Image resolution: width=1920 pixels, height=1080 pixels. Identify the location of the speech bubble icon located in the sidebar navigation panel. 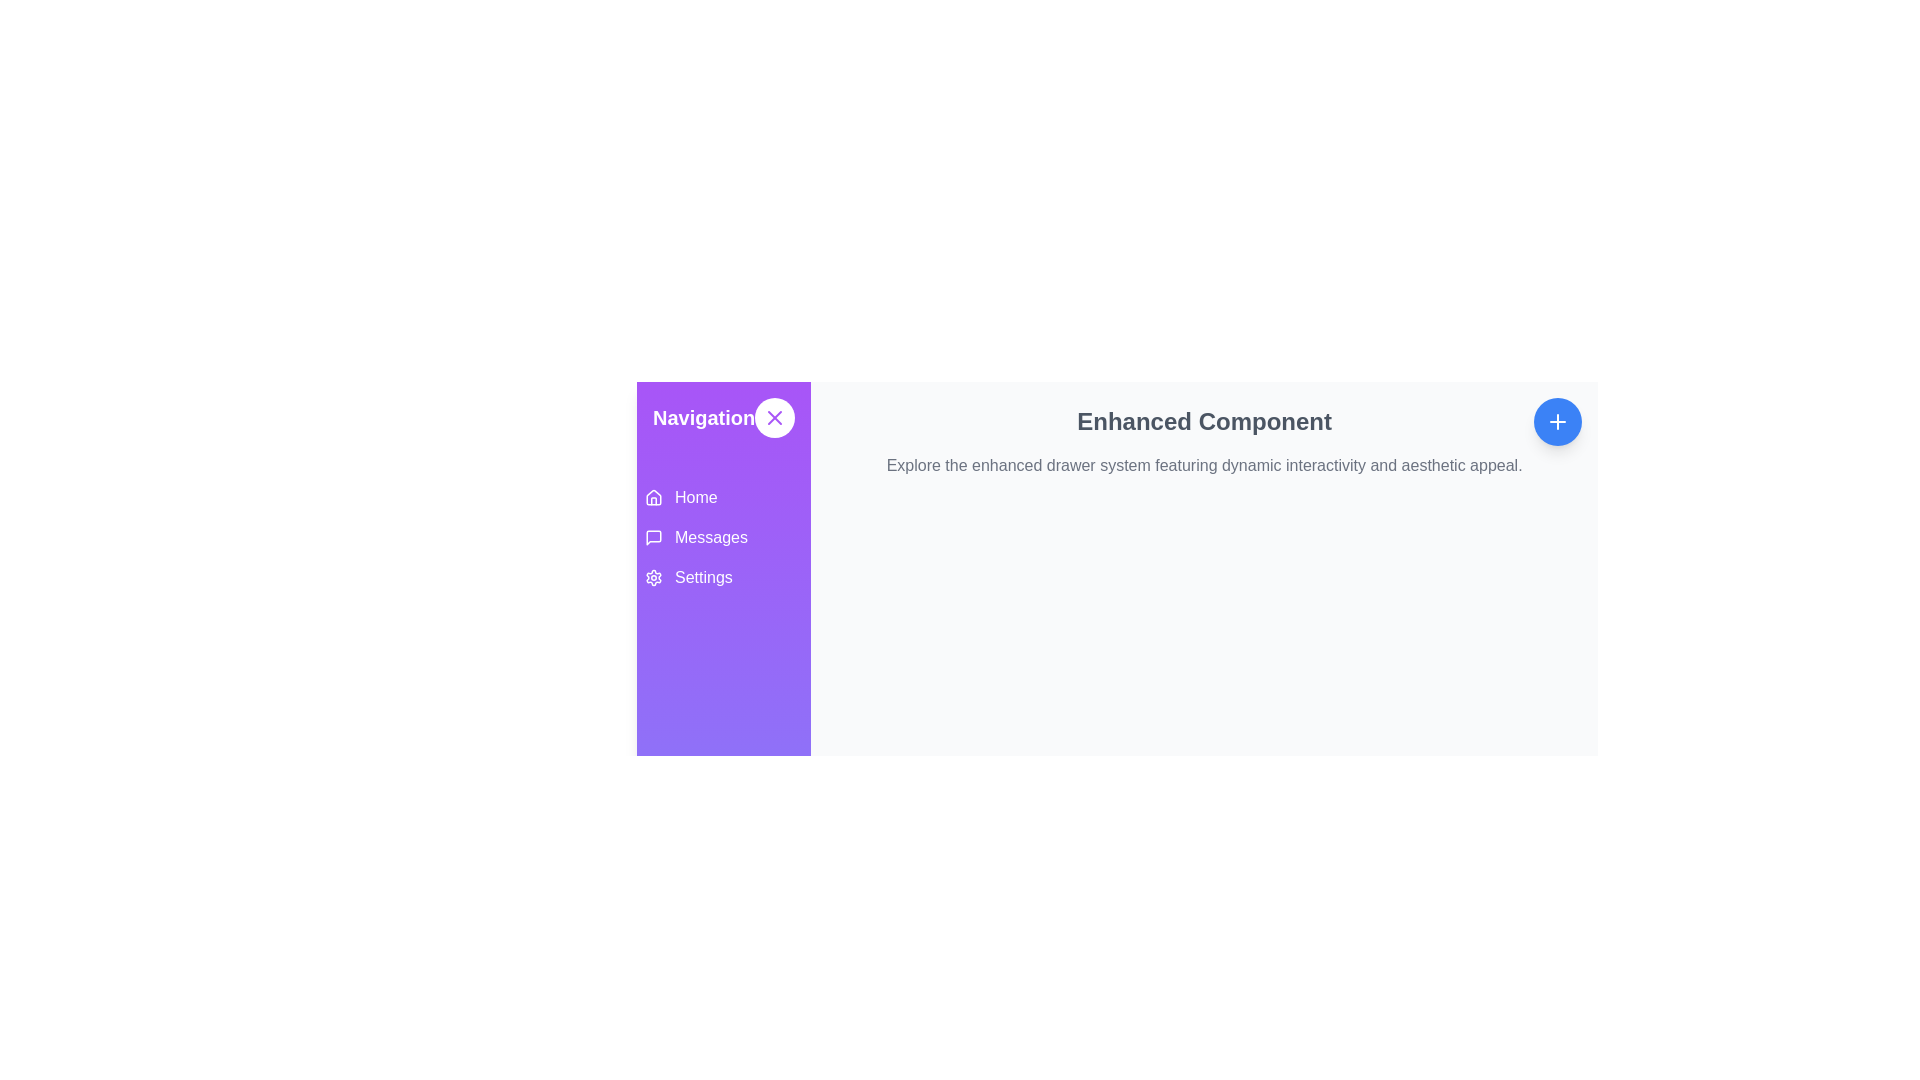
(653, 536).